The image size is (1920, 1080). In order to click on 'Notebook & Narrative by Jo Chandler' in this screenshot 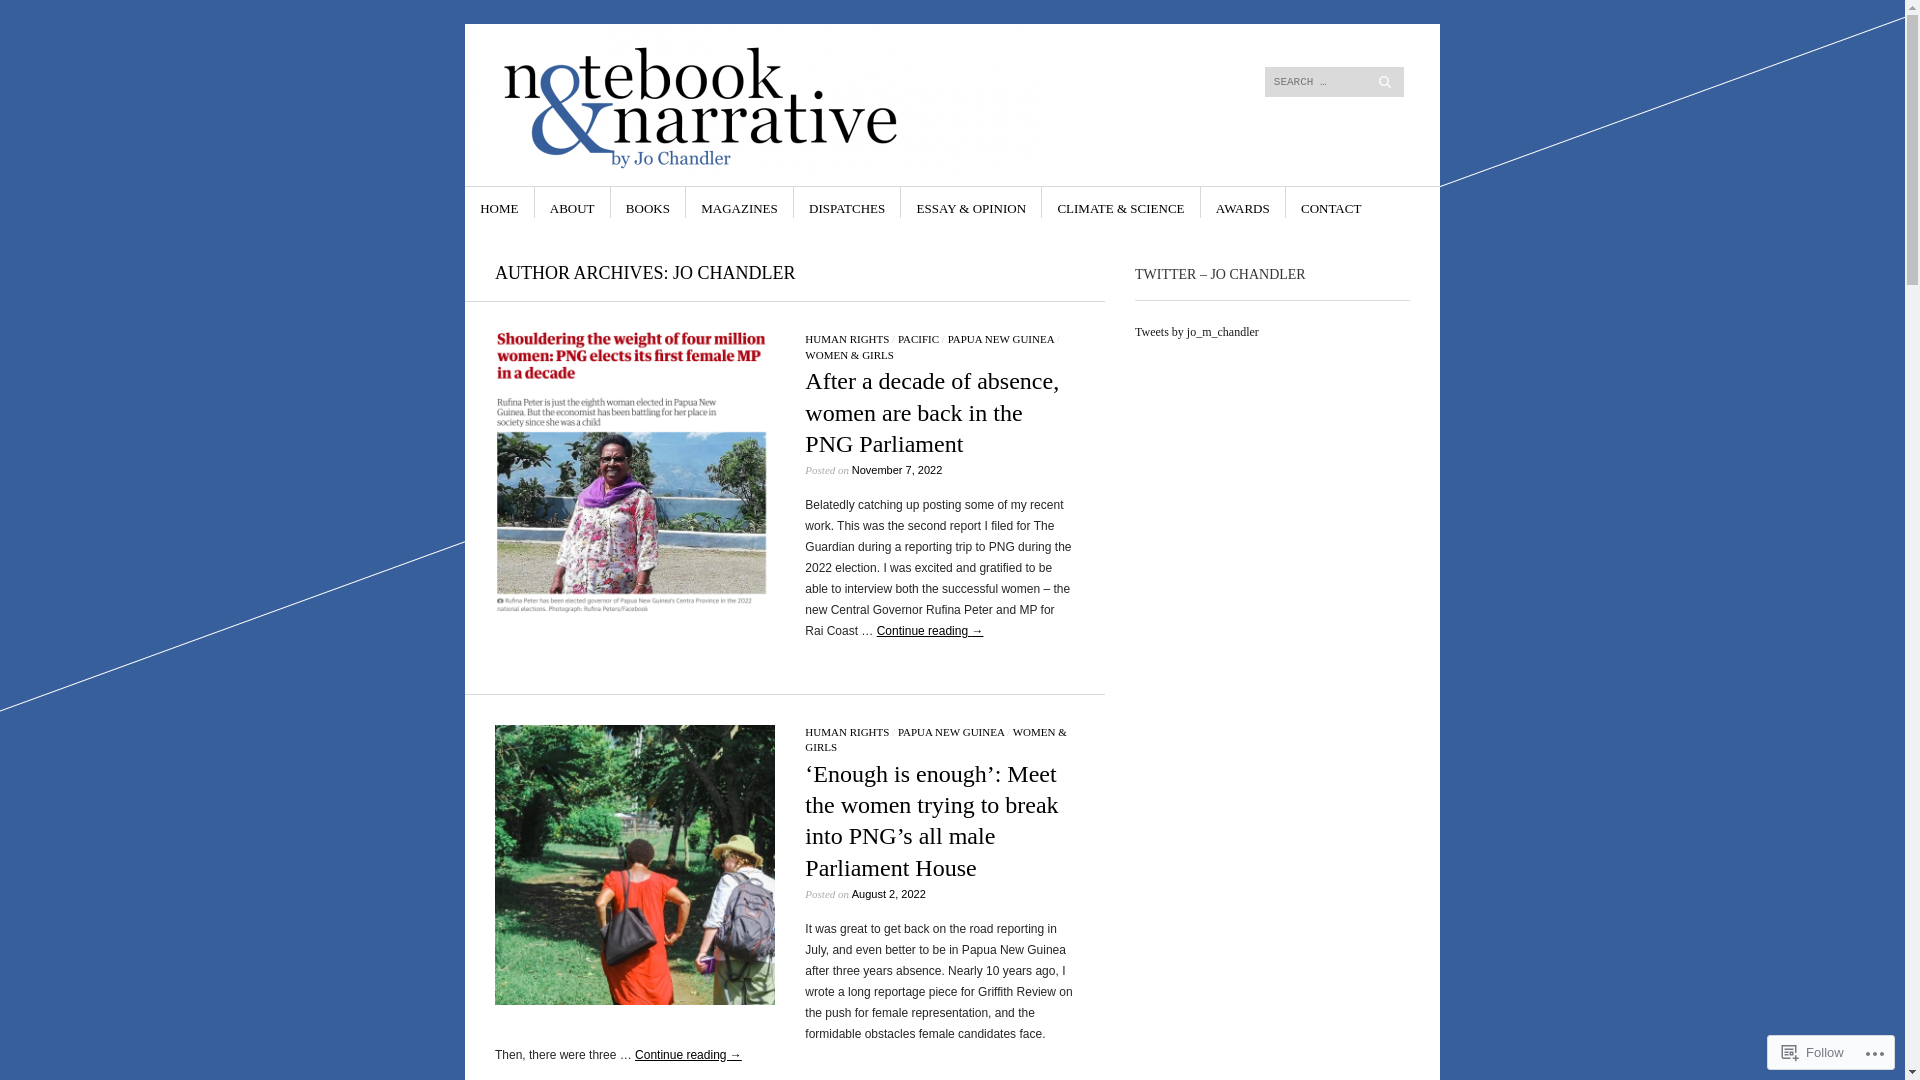, I will do `click(801, 99)`.